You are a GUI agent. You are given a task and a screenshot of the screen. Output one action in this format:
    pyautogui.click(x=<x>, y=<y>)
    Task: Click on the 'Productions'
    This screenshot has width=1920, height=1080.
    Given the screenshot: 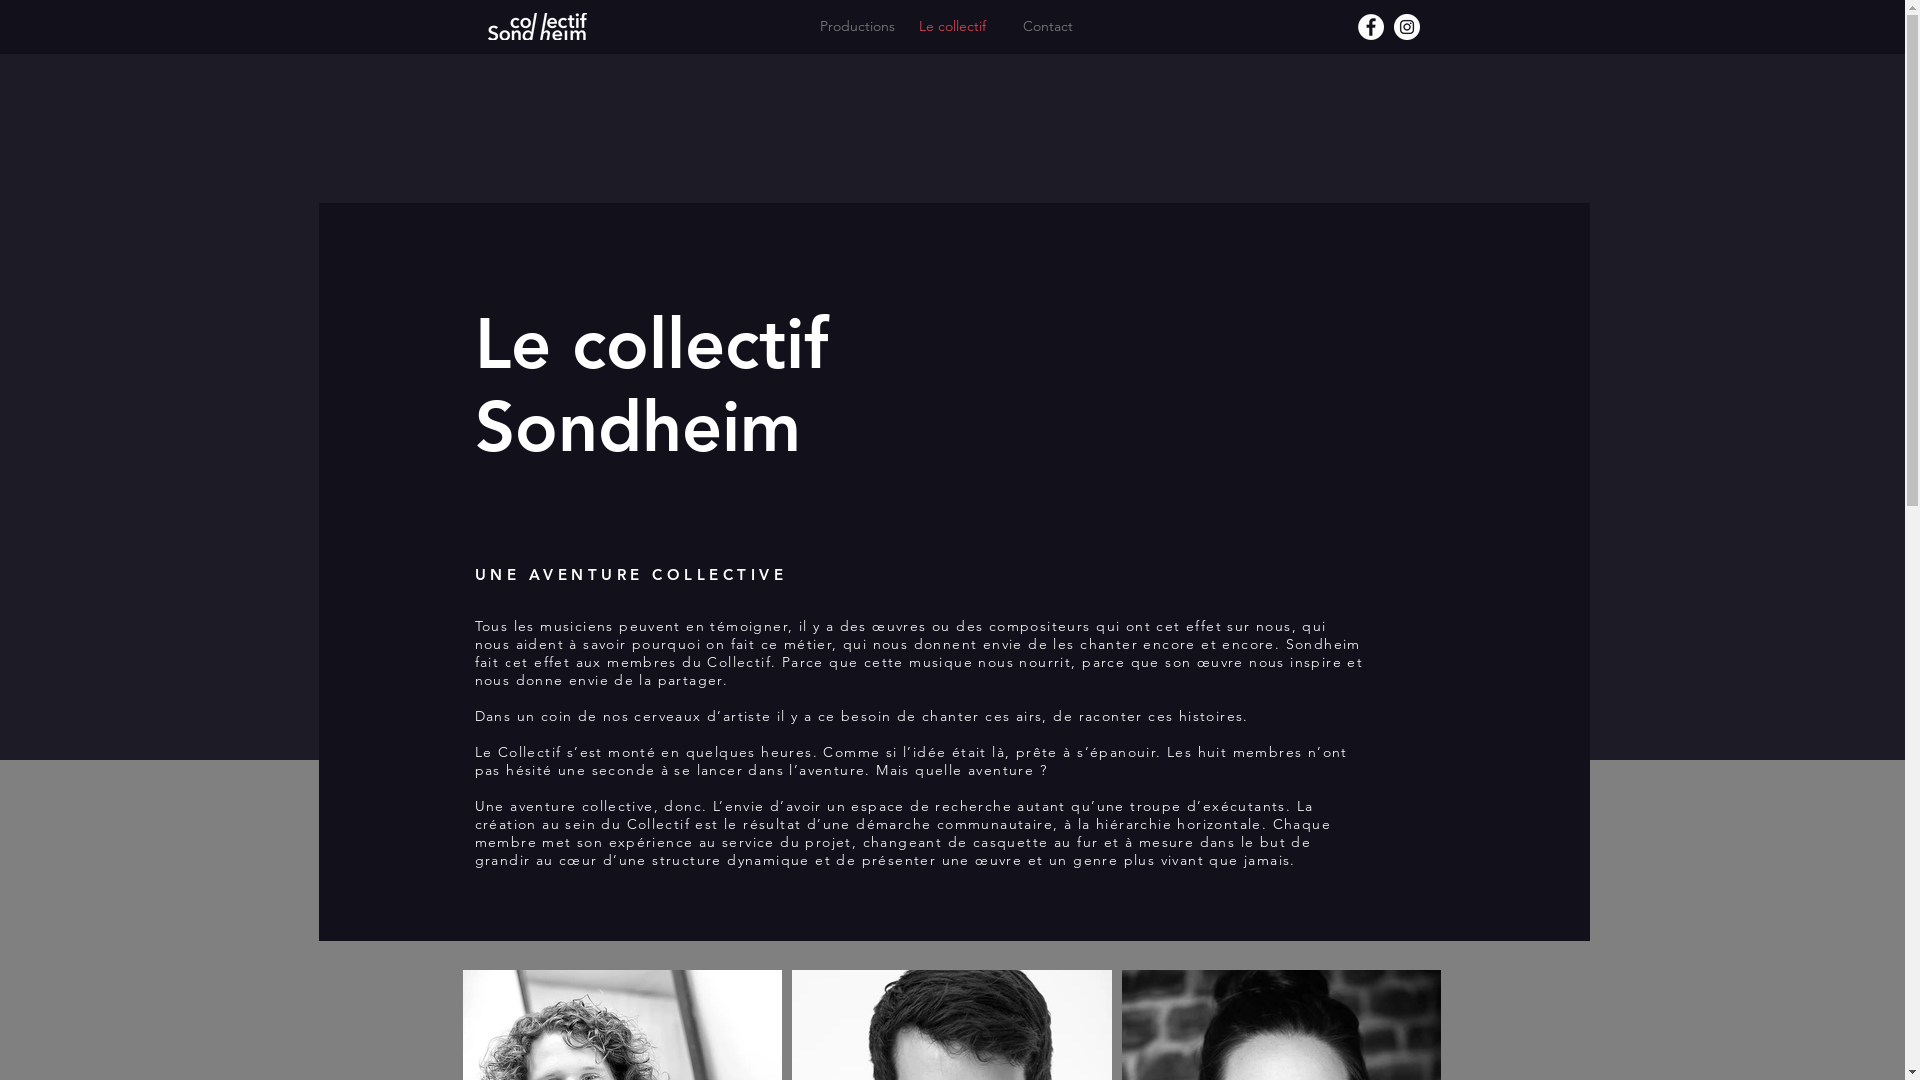 What is the action you would take?
    pyautogui.click(x=857, y=26)
    